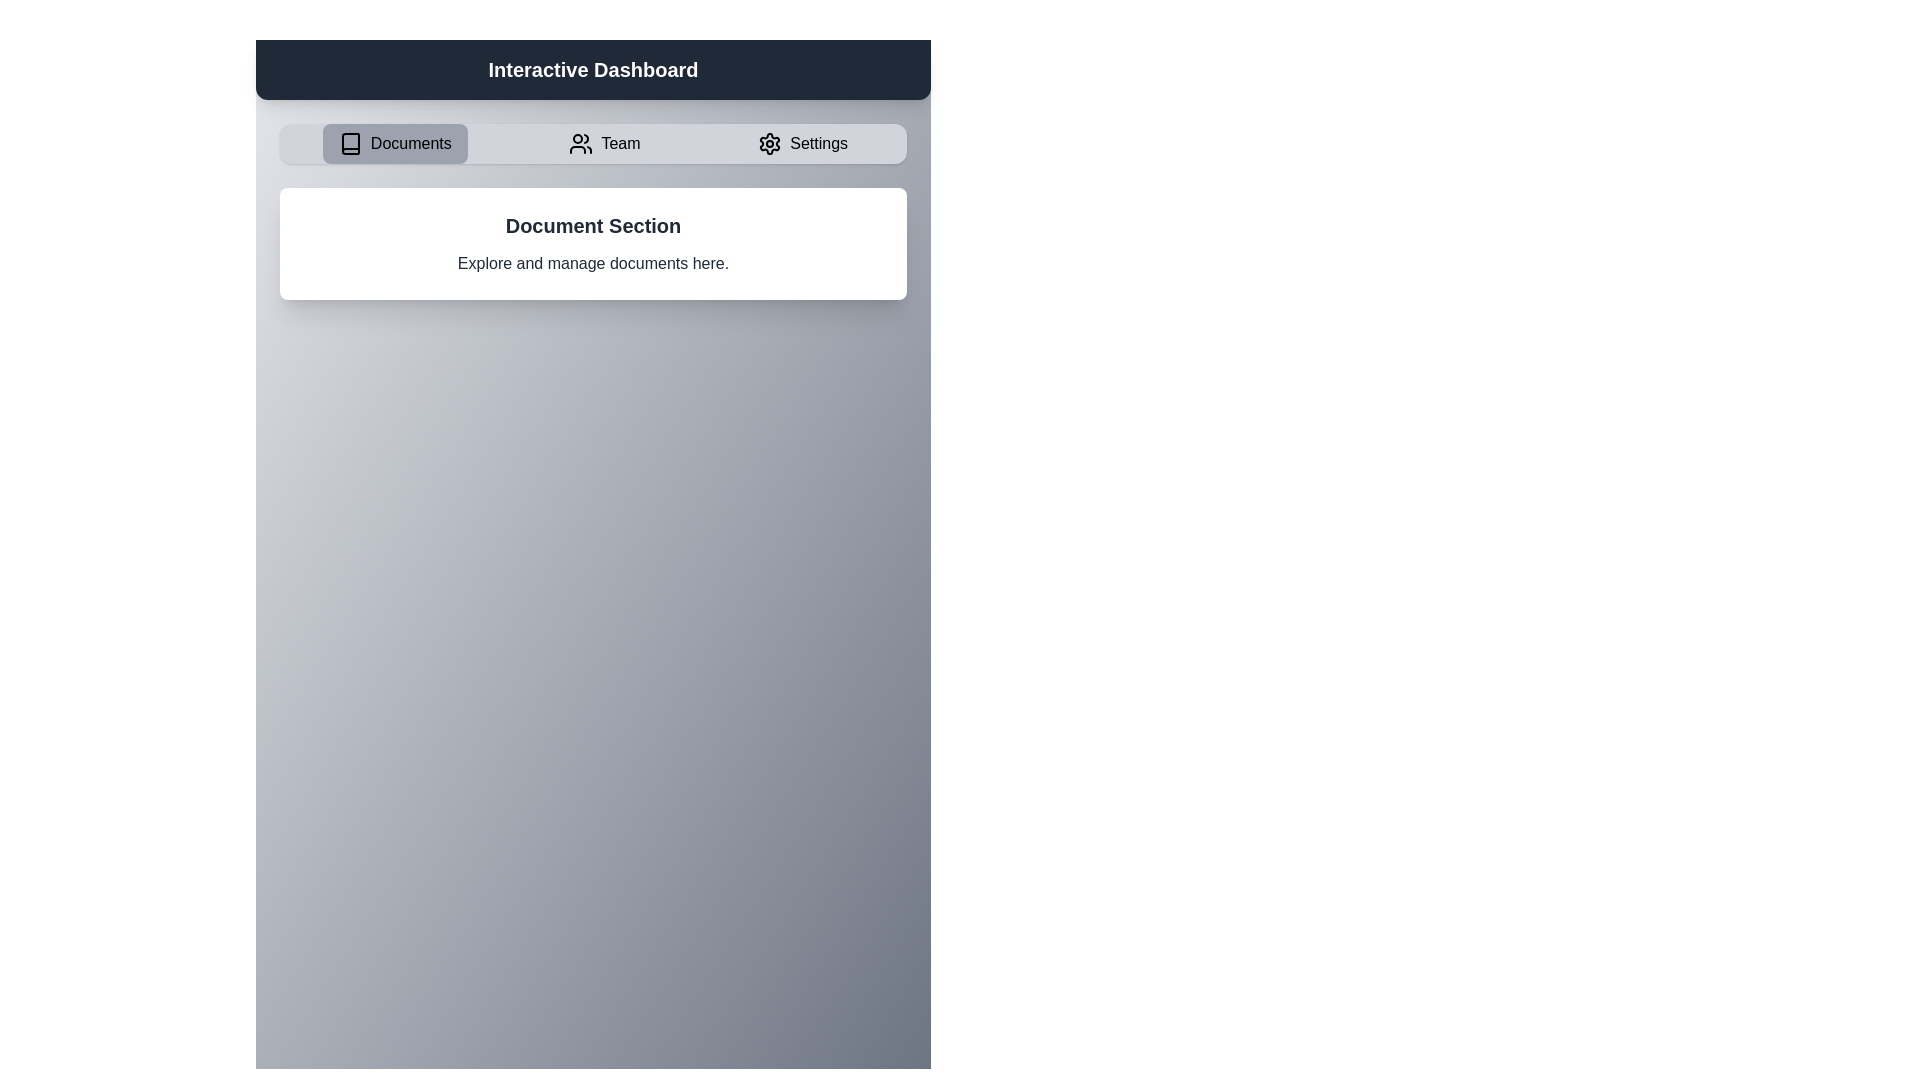 The image size is (1920, 1080). I want to click on the 'Team' button, which is a rounded rectangular button with a user icon on its left, positioned in the center of the dashboard's horizontal navigation bar, so click(603, 142).